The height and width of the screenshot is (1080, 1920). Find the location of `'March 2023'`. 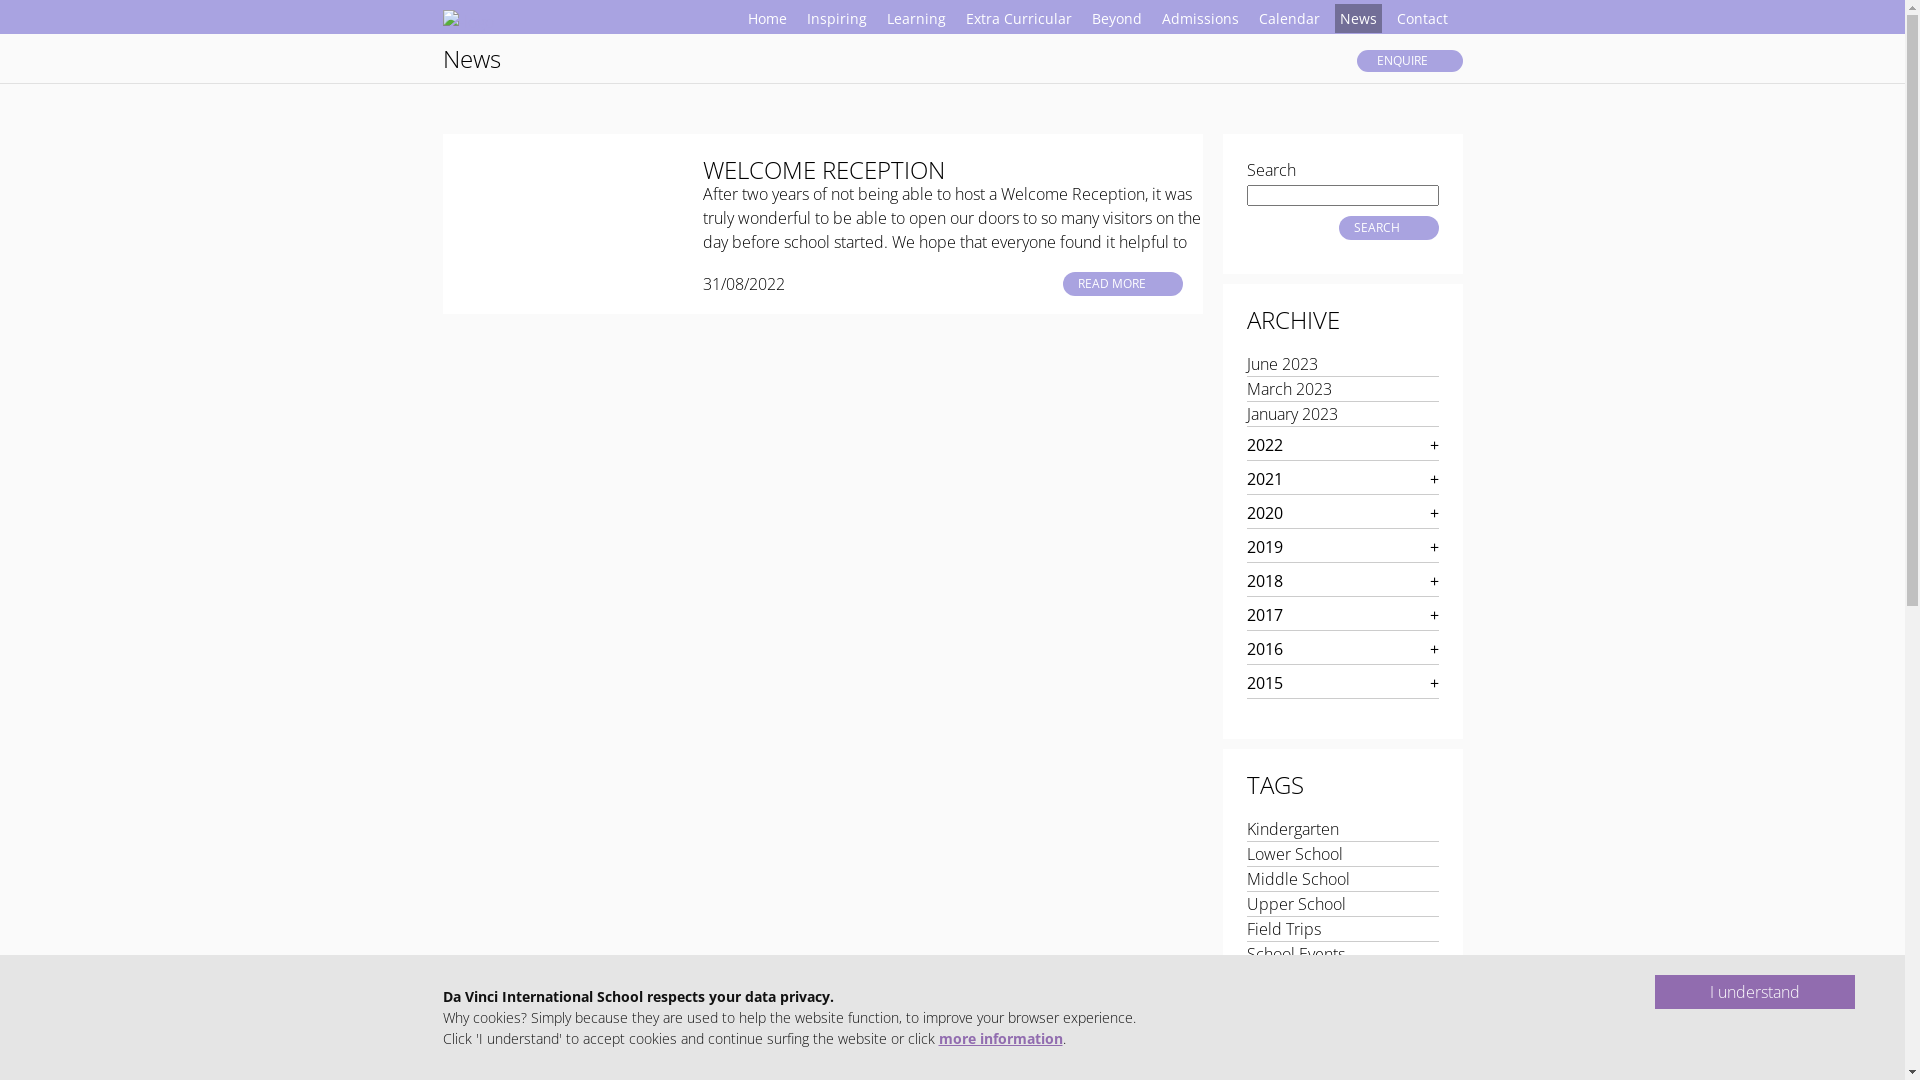

'March 2023' is located at coordinates (1288, 389).